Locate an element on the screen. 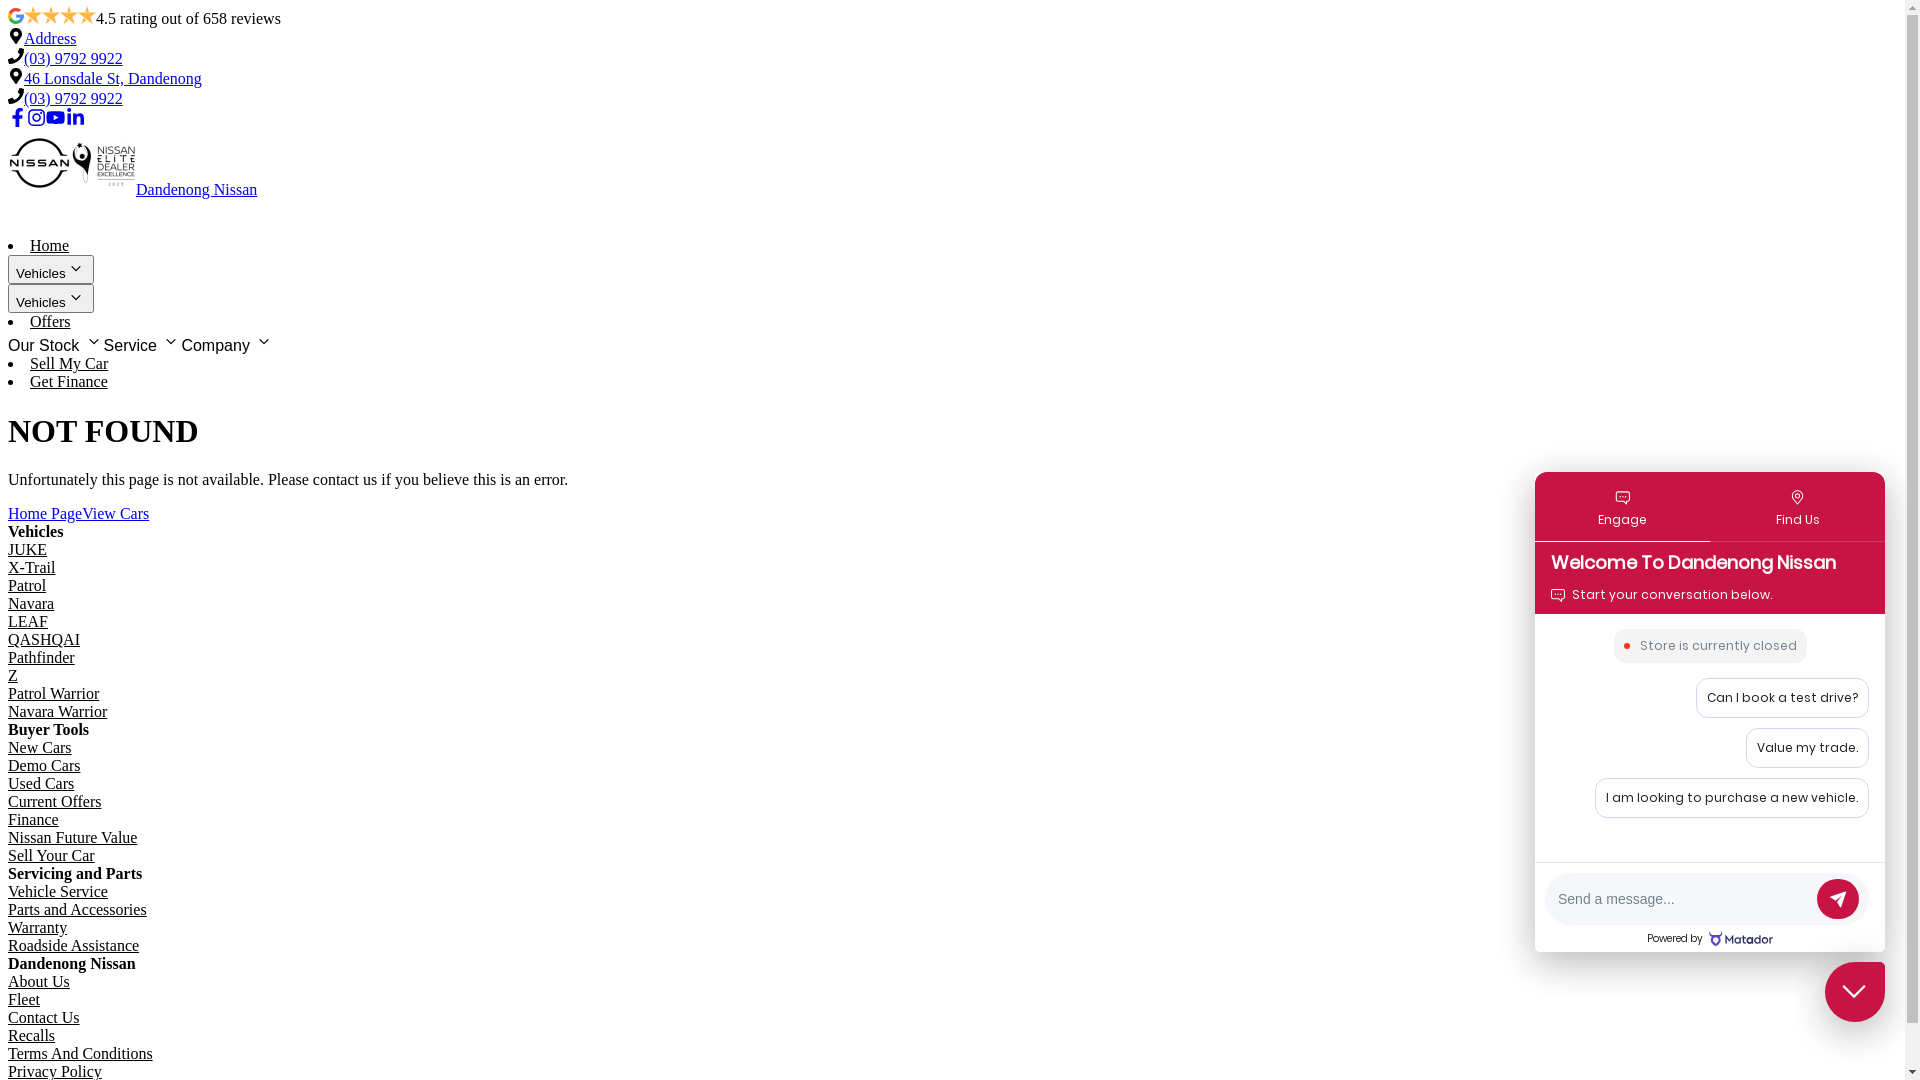 This screenshot has width=1920, height=1080. 'Used Cars' is located at coordinates (41, 782).